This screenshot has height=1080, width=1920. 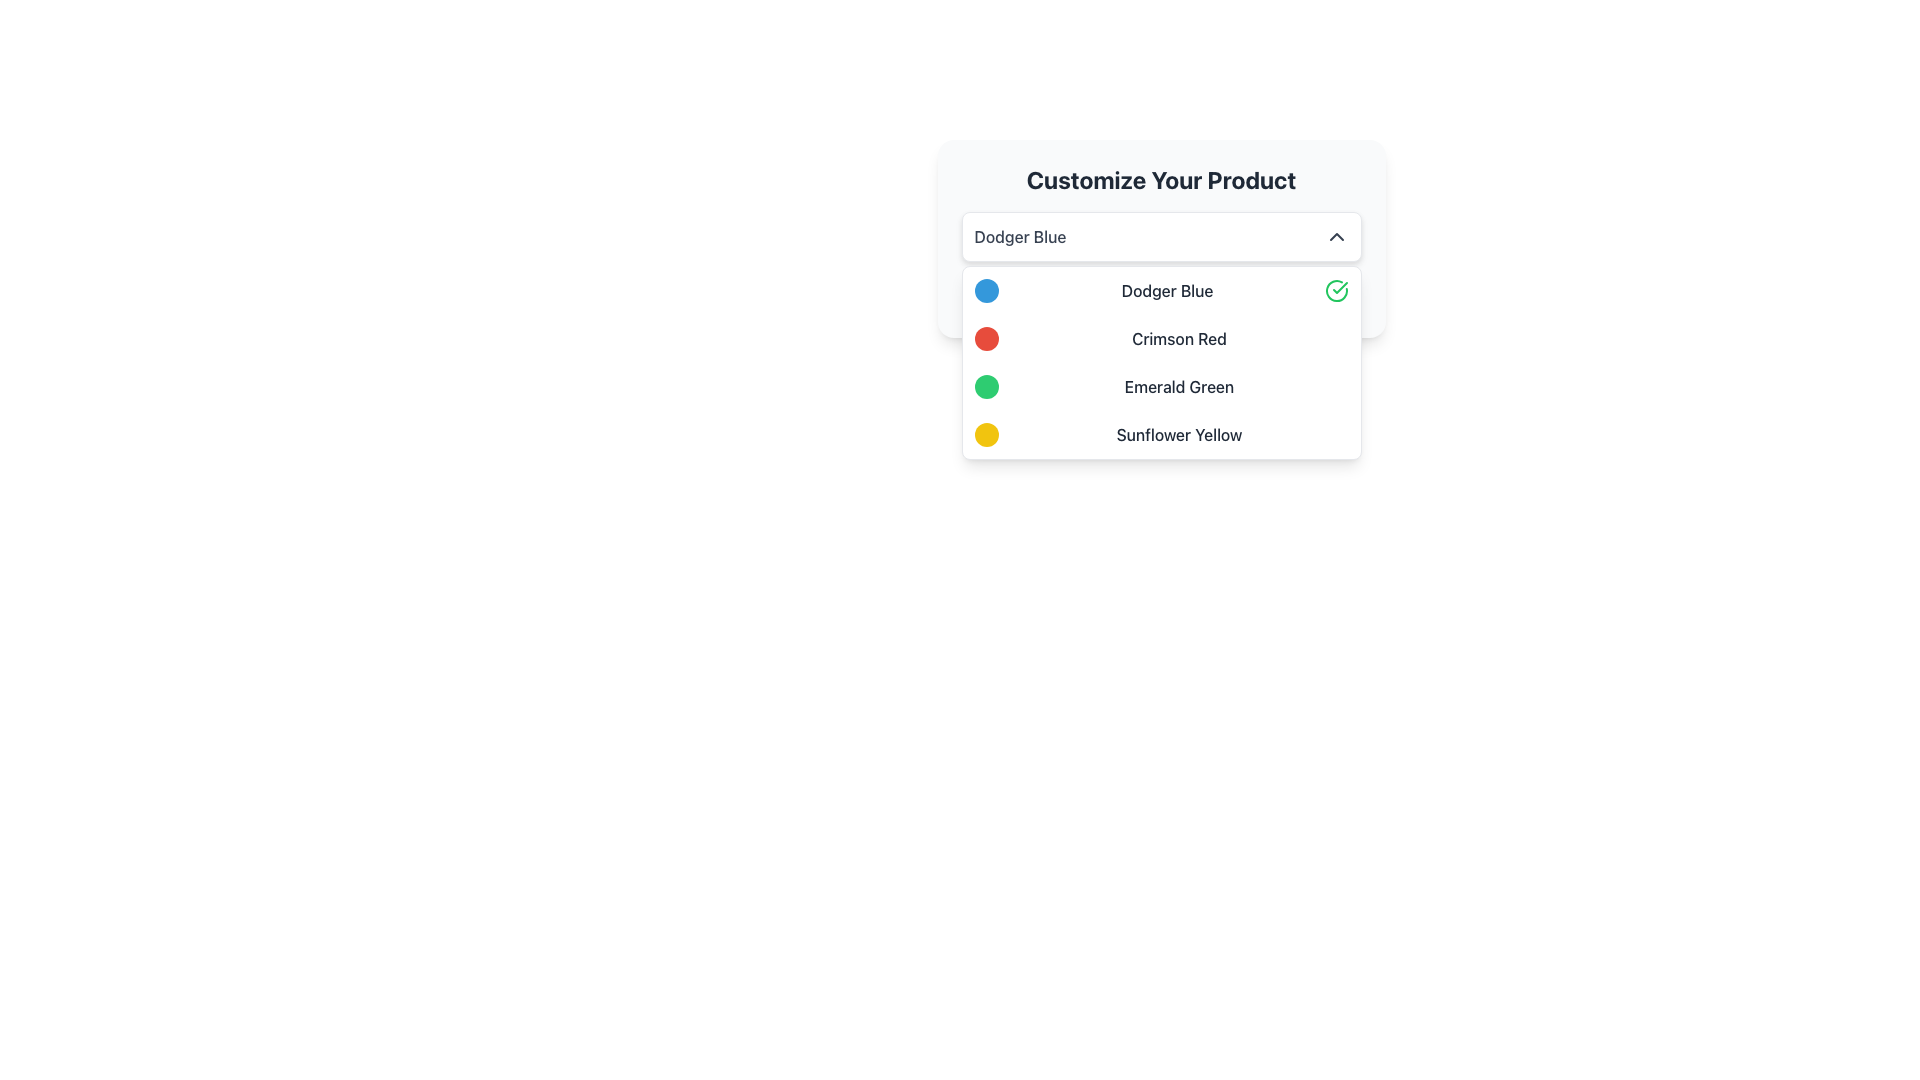 I want to click on the check mark icon located beside the selected item 'Dodger Blue' in the dropdown selection box, so click(x=1339, y=288).